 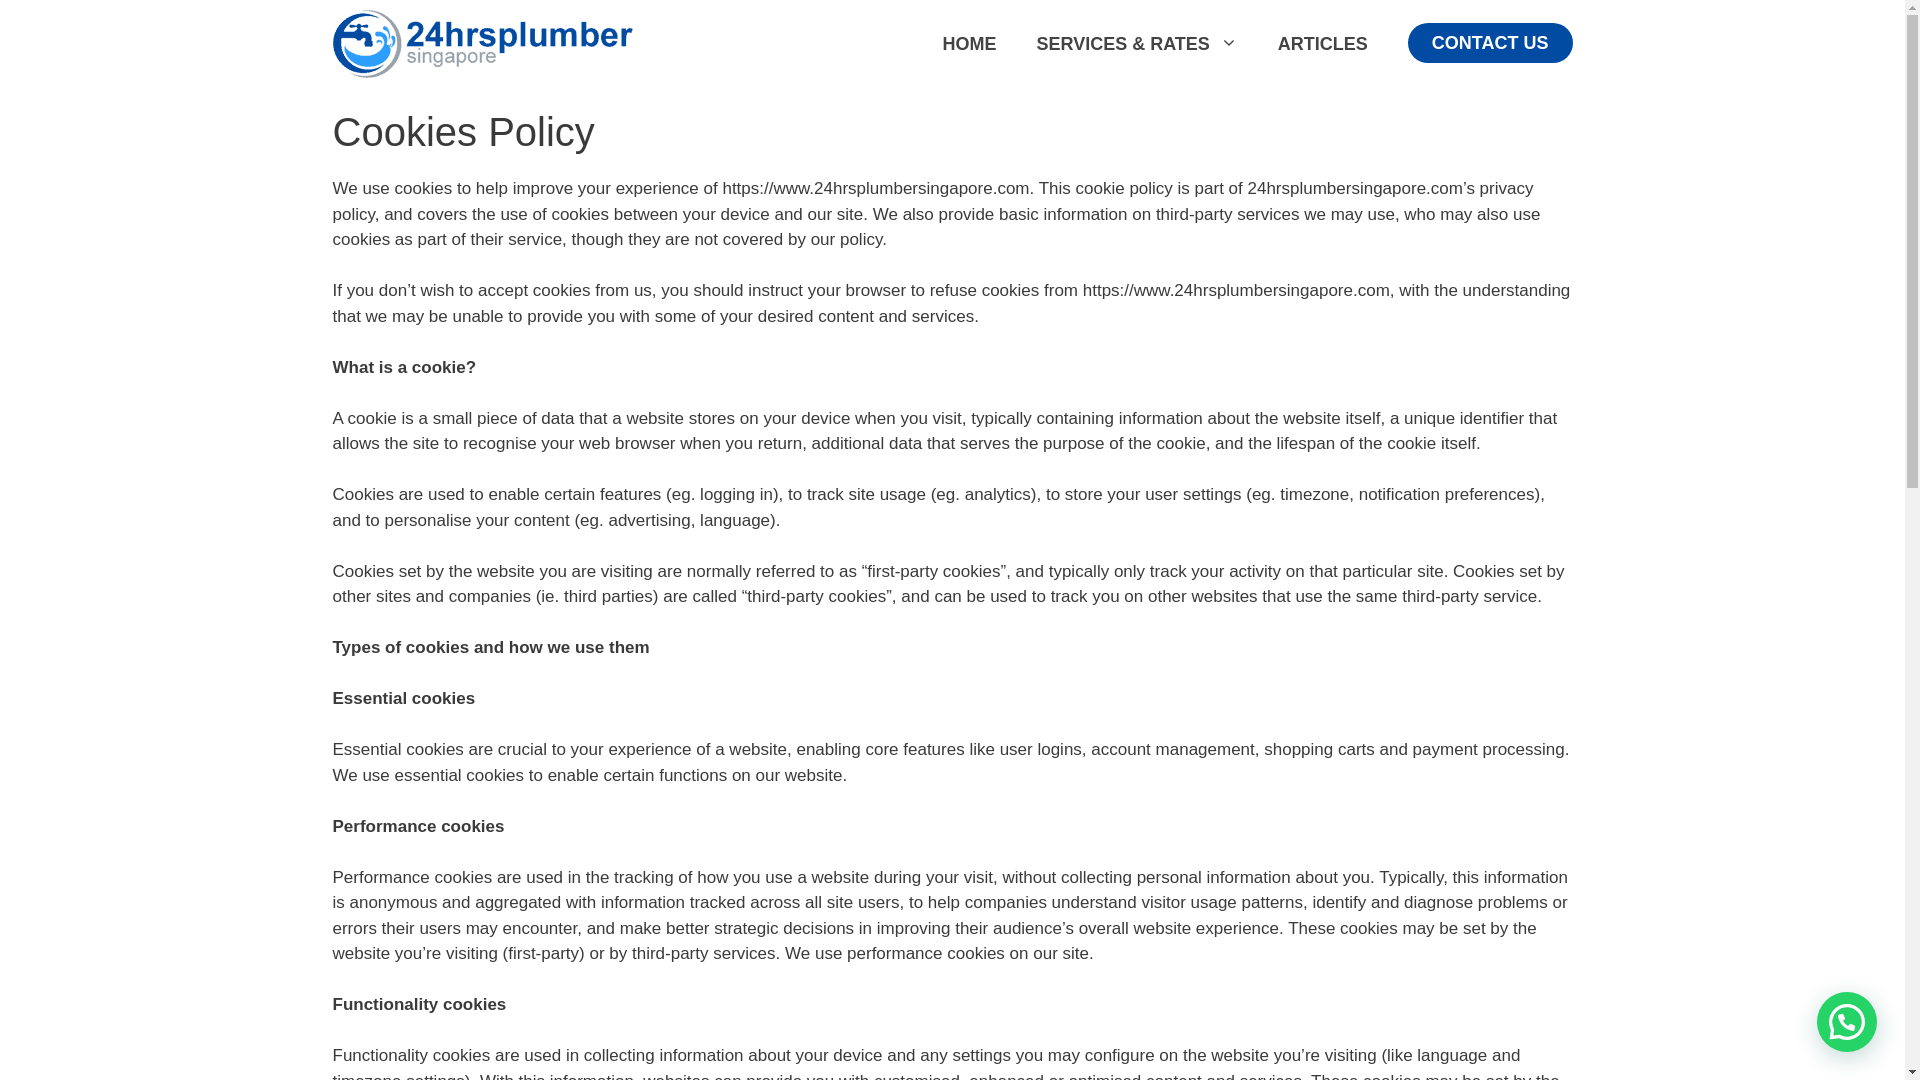 I want to click on 'SERVICES & RATES', so click(x=1136, y=43).